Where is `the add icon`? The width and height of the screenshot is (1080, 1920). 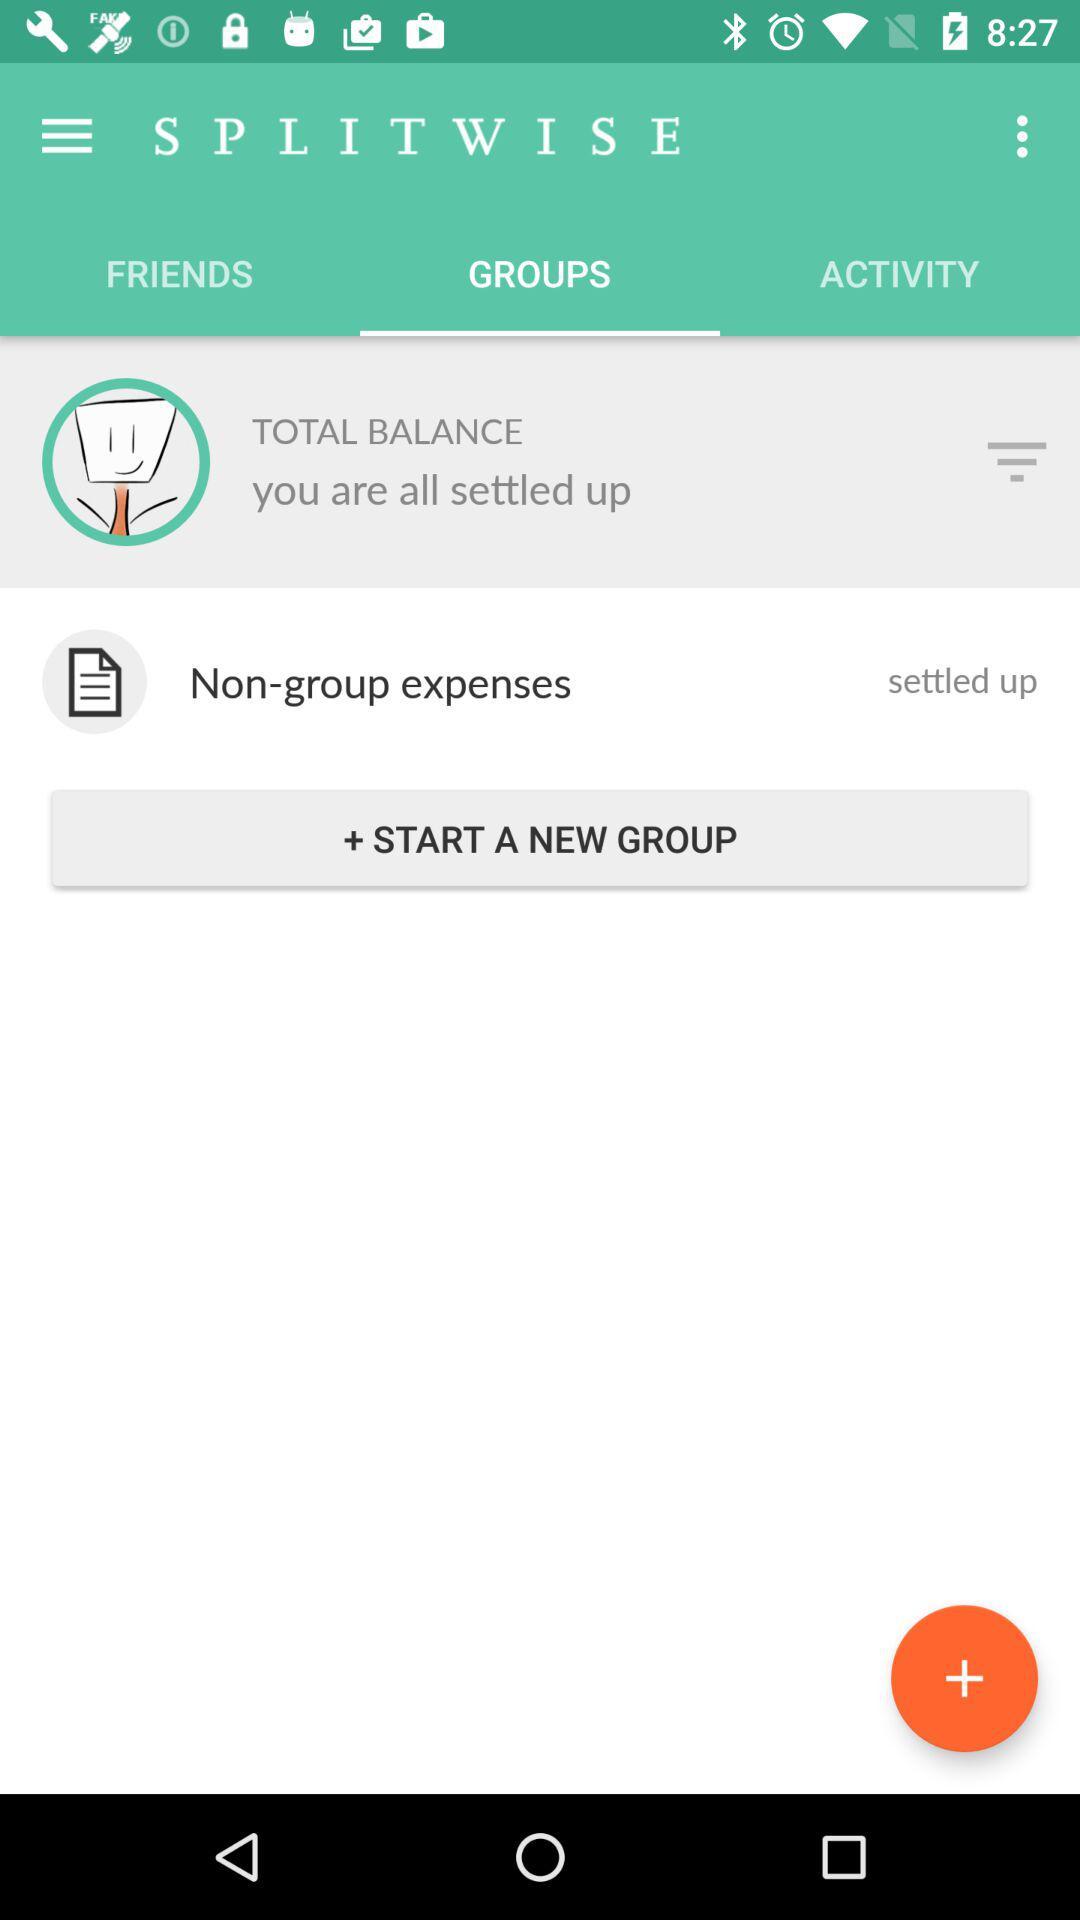 the add icon is located at coordinates (963, 1678).